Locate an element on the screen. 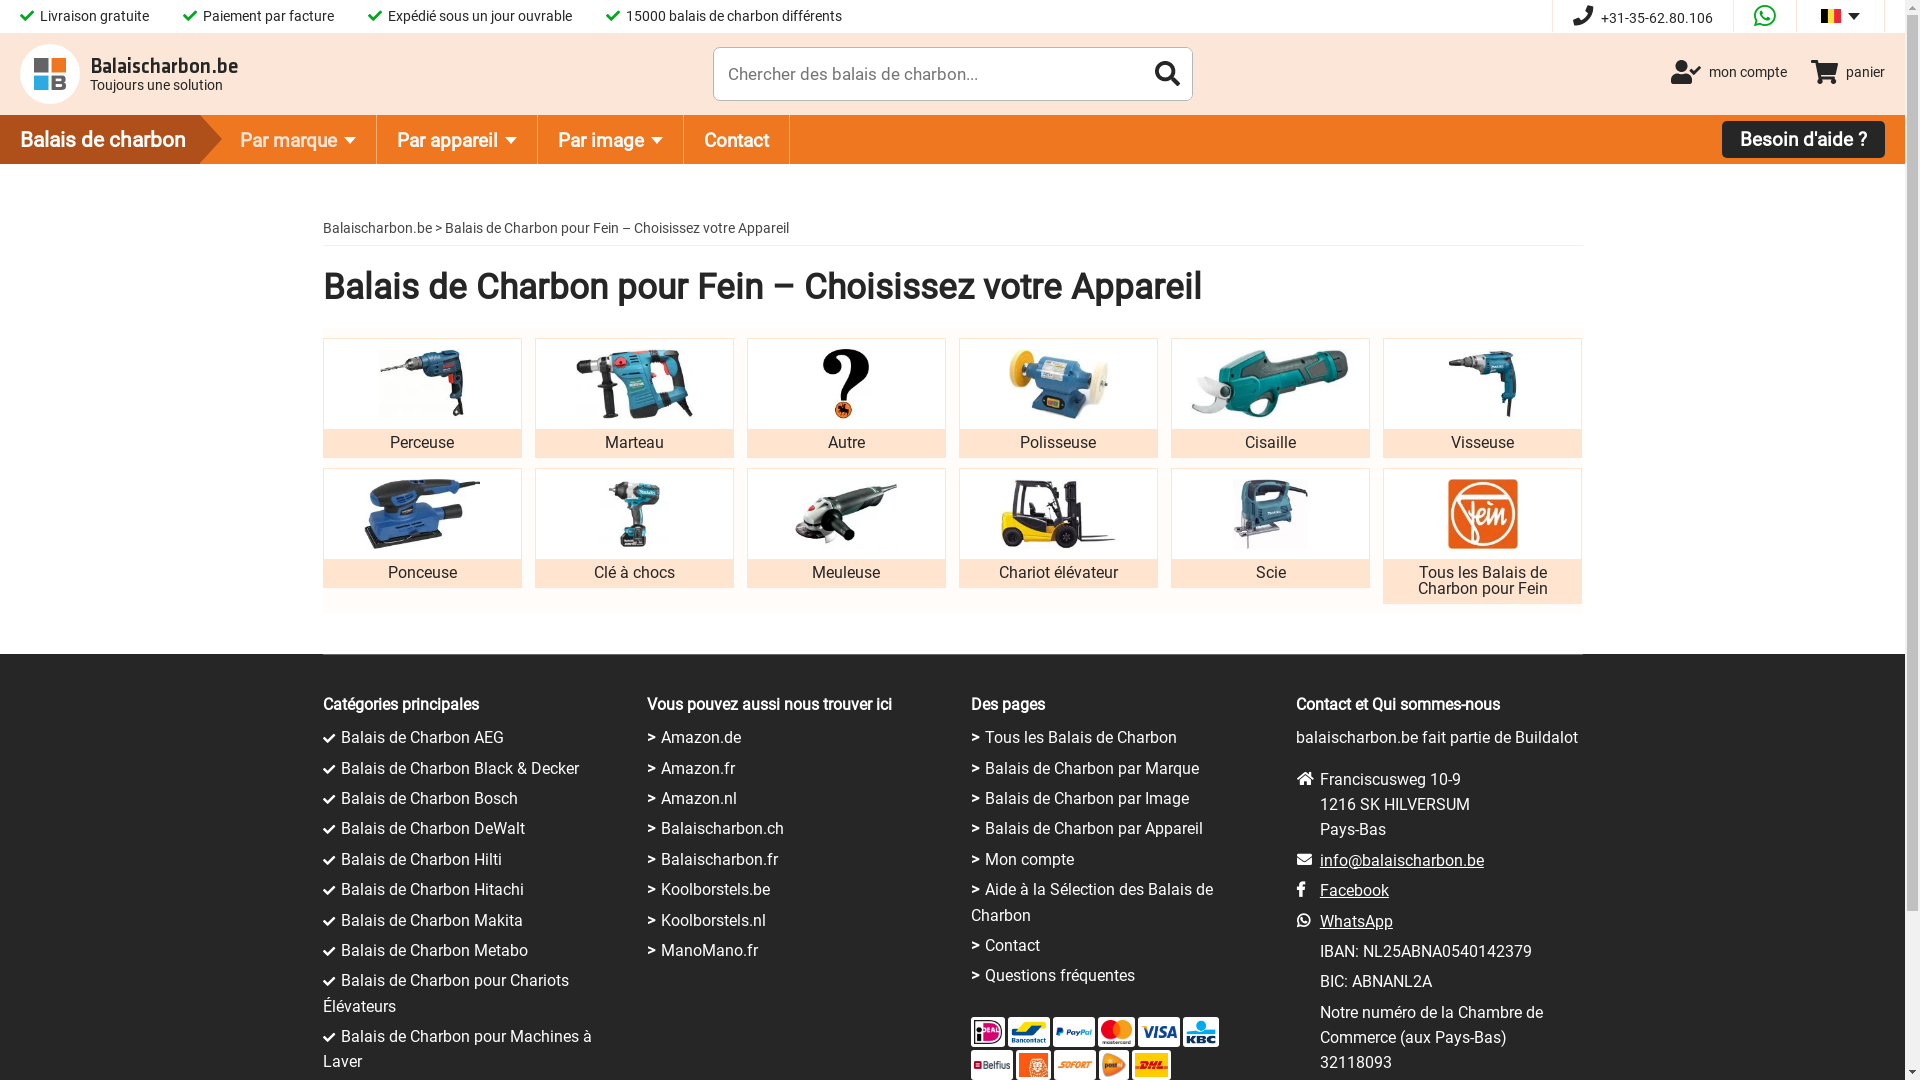  'Balaischarbon.fr' is located at coordinates (719, 858).